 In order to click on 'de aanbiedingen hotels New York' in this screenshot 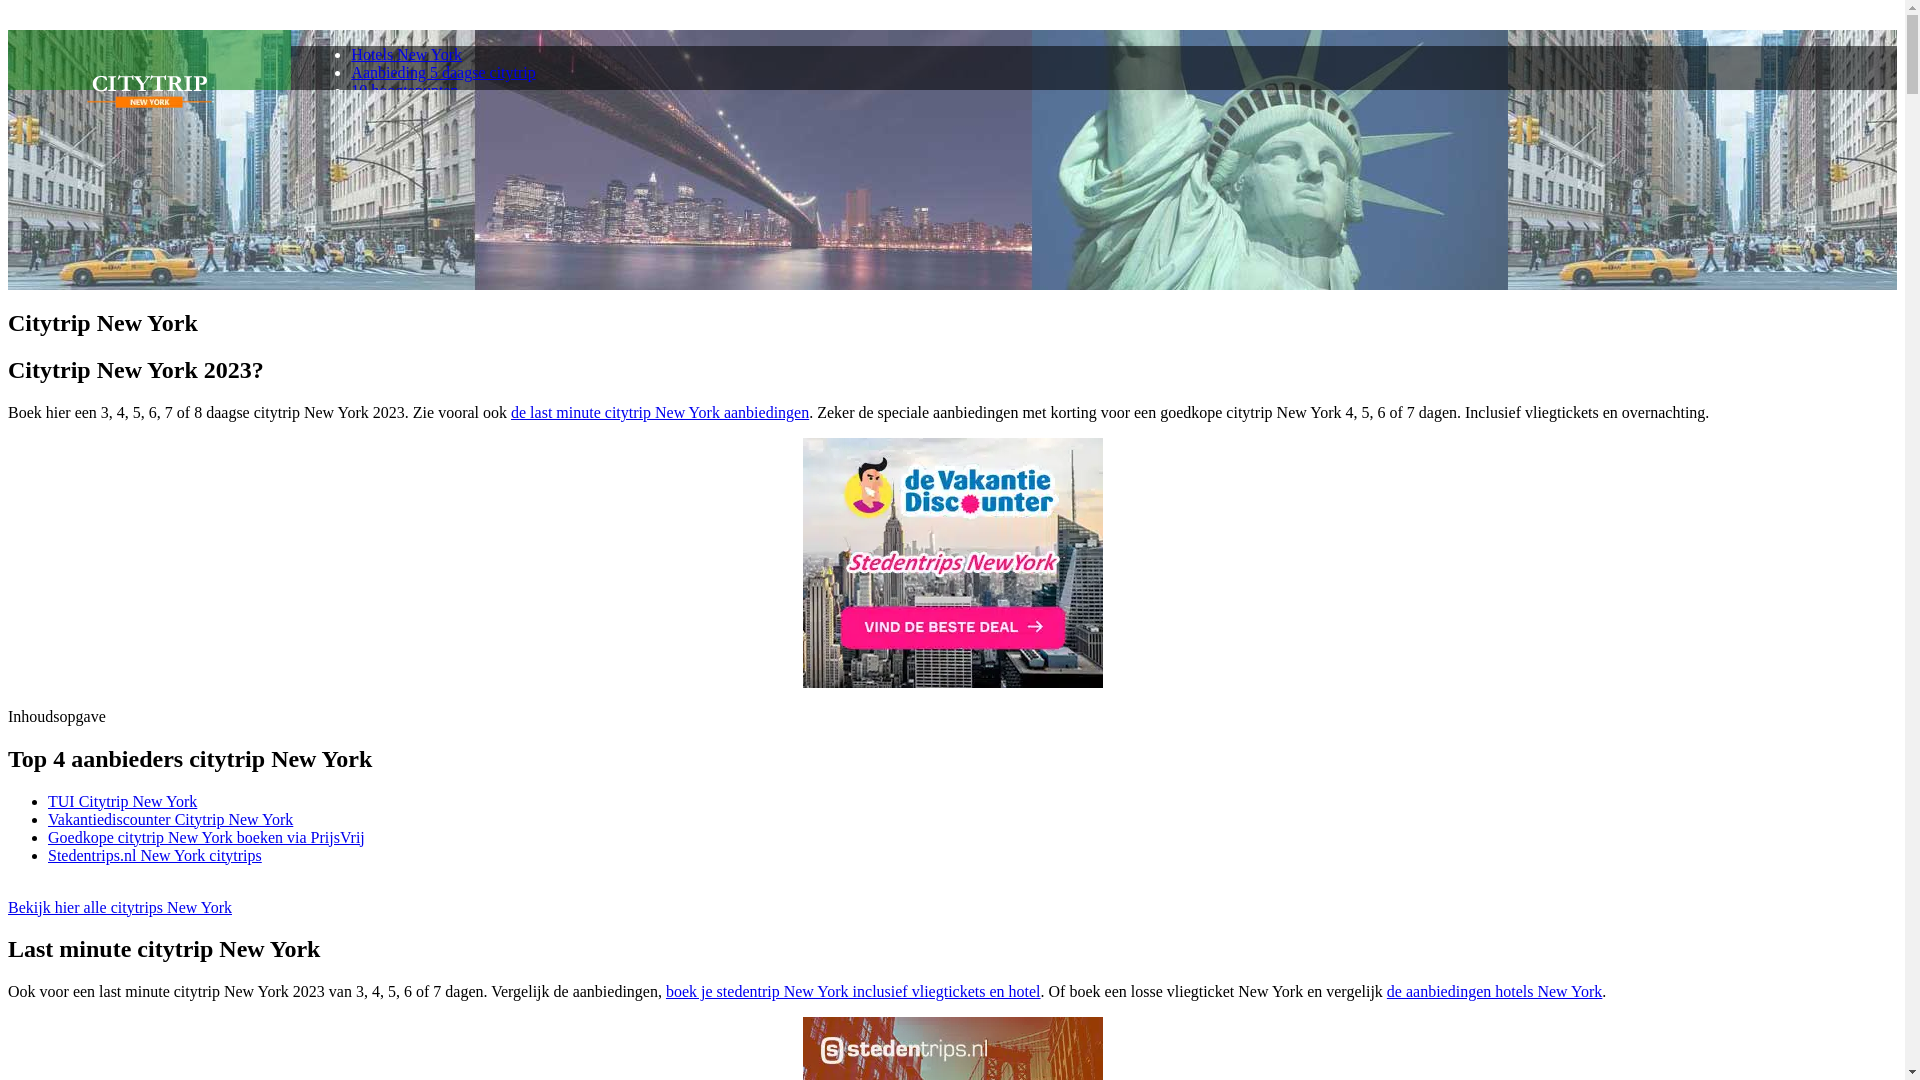, I will do `click(1494, 991)`.